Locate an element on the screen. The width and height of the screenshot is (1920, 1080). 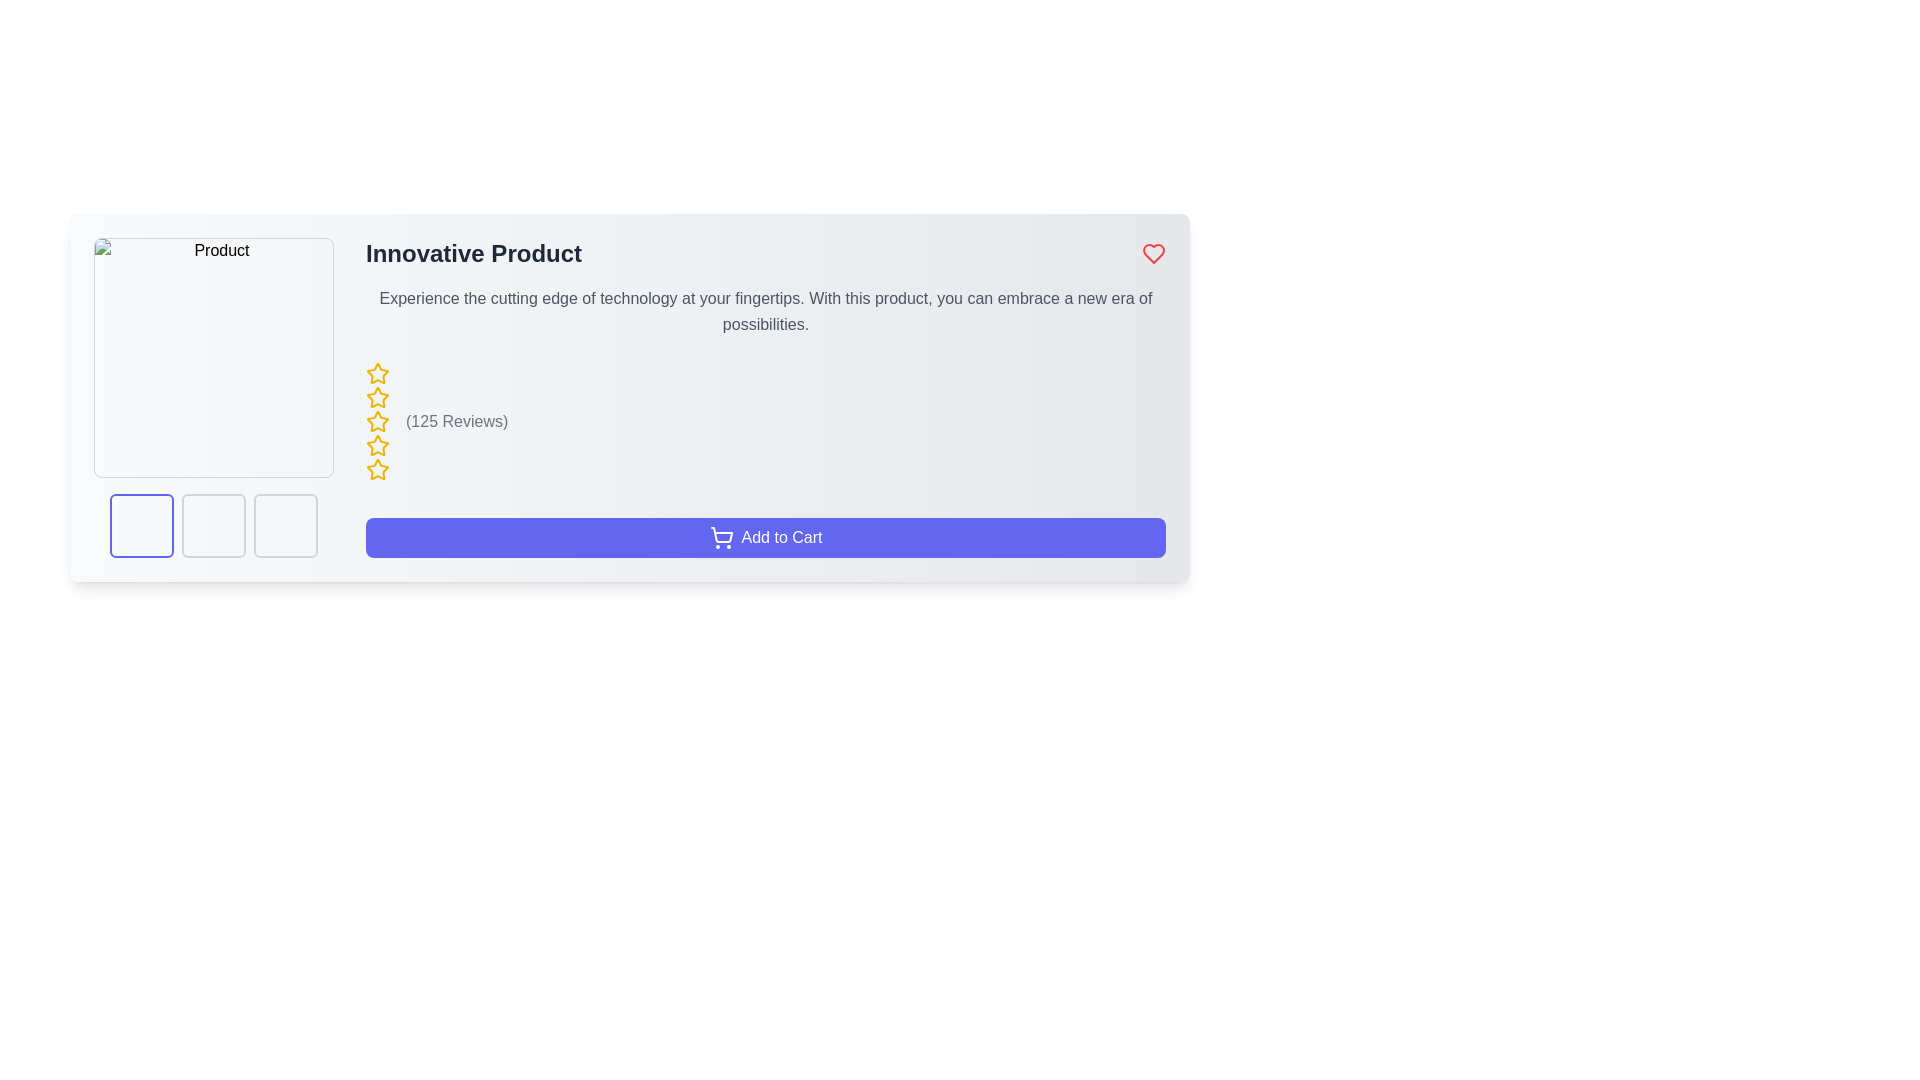
on the third star icon in the vertical five-star rating system, located in the review section next is located at coordinates (378, 420).